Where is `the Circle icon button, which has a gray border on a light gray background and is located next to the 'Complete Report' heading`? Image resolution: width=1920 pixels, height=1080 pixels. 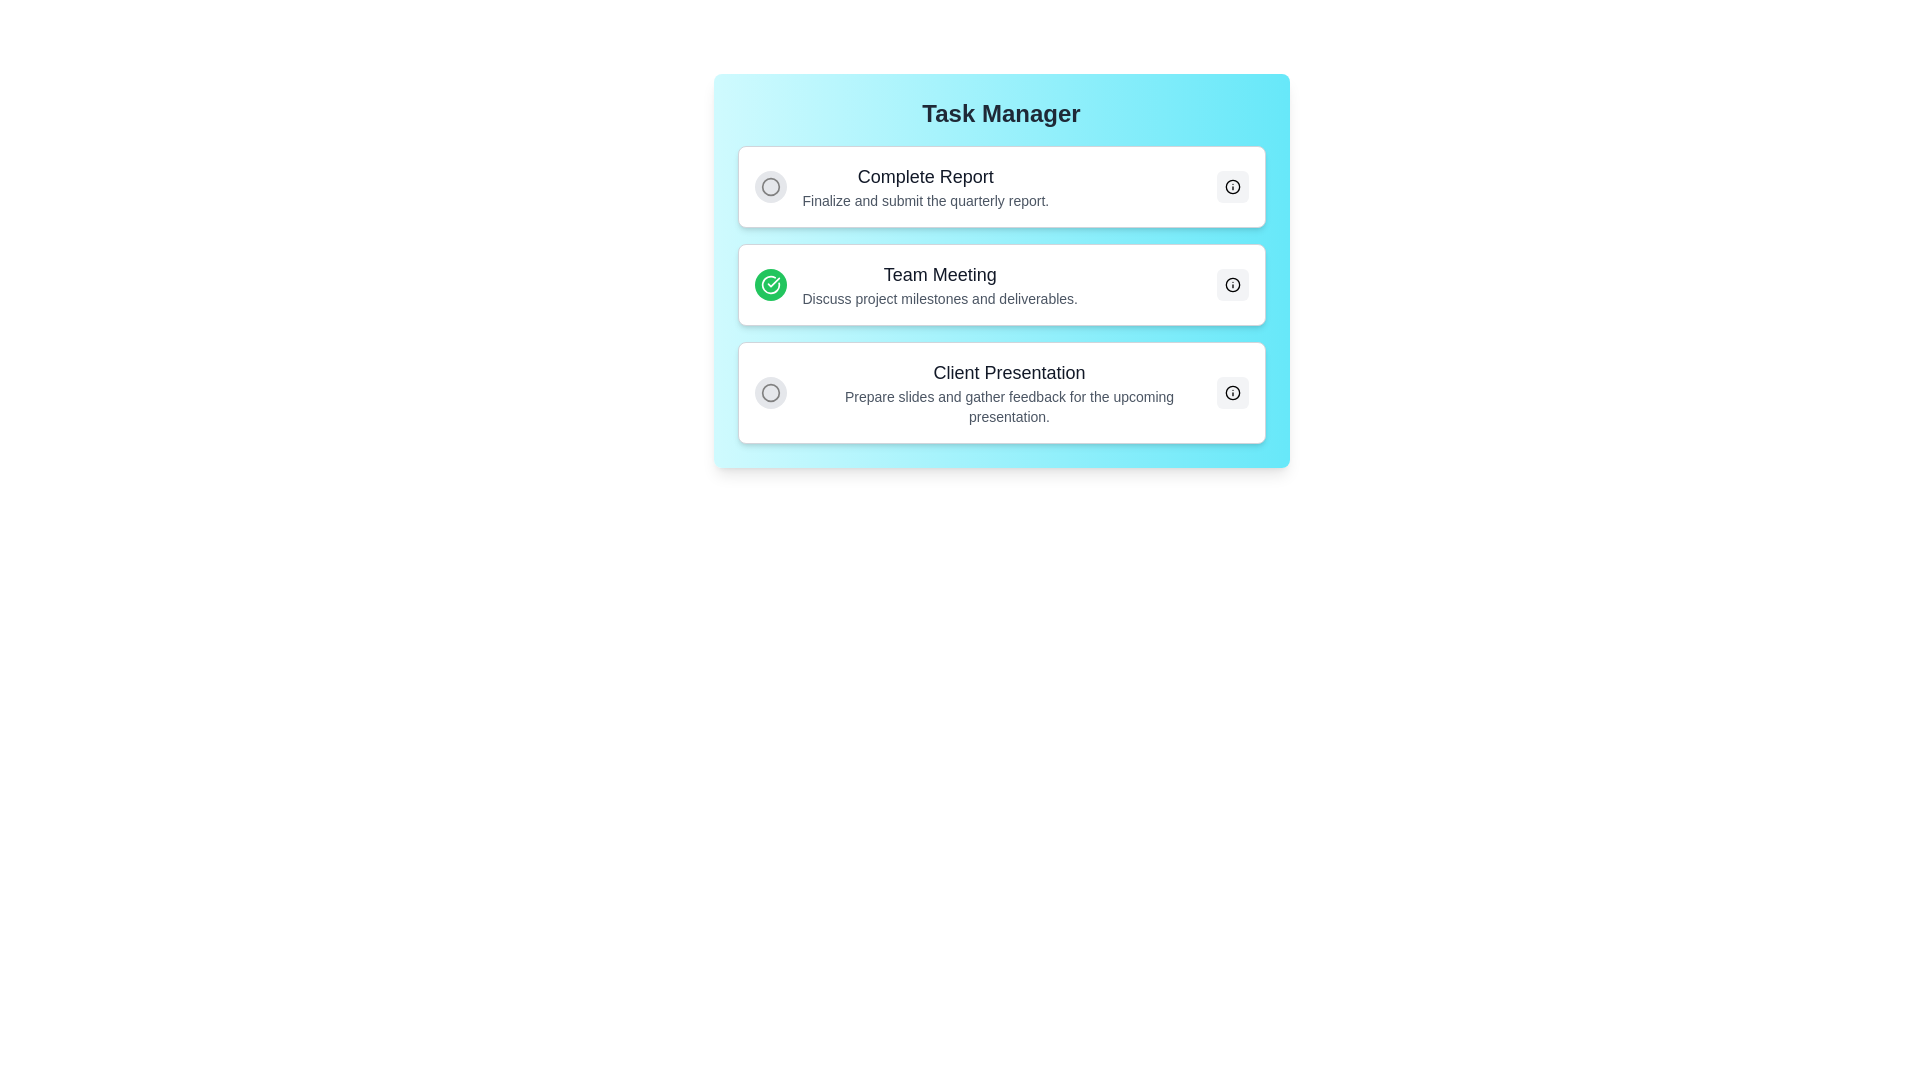 the Circle icon button, which has a gray border on a light gray background and is located next to the 'Complete Report' heading is located at coordinates (769, 186).